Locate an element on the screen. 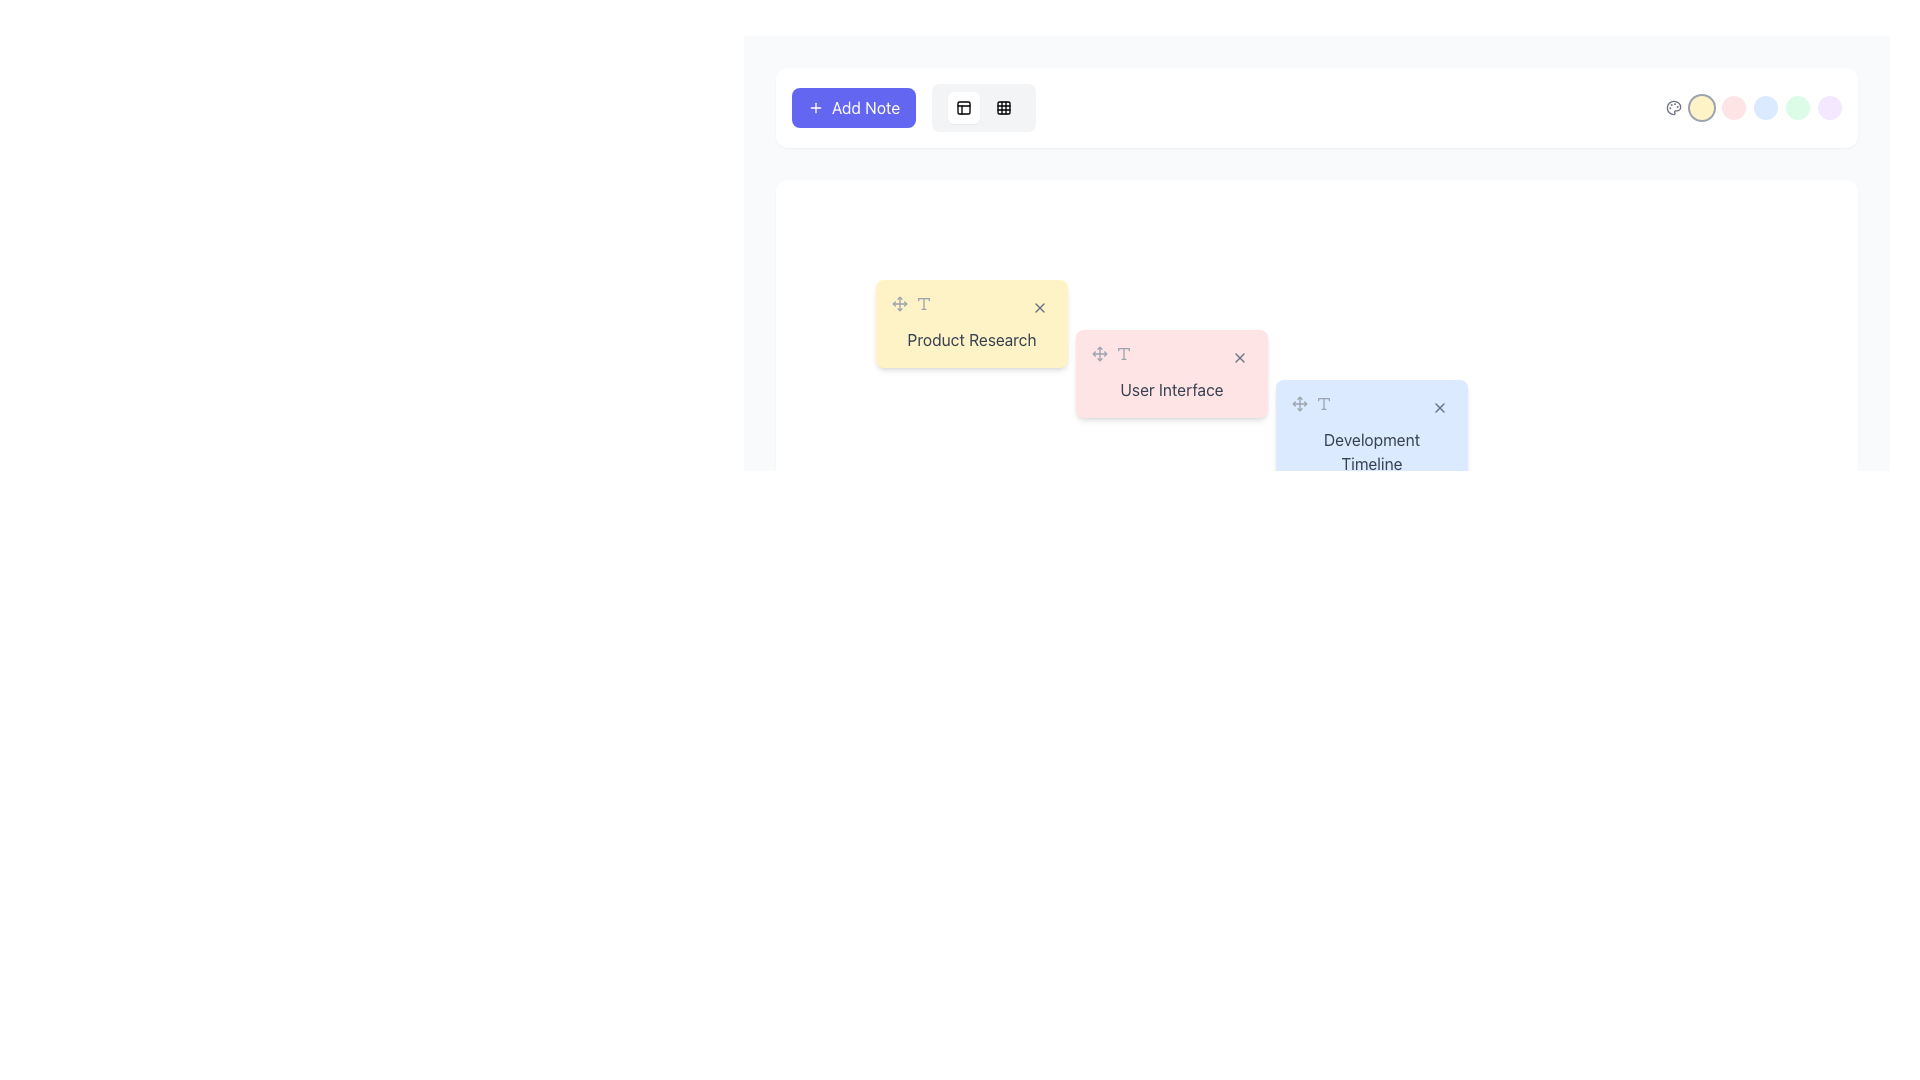 This screenshot has height=1080, width=1920. the editable text label titled 'Development Timeline' is located at coordinates (1371, 451).